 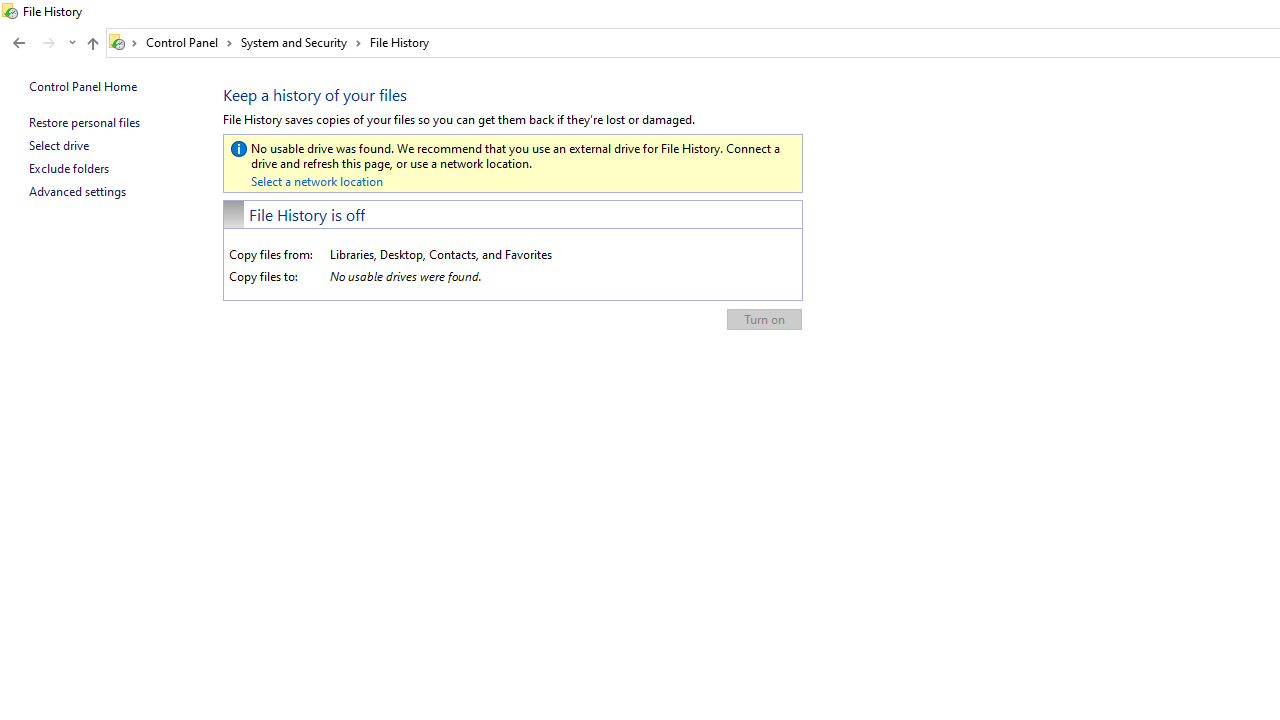 What do you see at coordinates (42, 43) in the screenshot?
I see `'Navigation buttons'` at bounding box center [42, 43].